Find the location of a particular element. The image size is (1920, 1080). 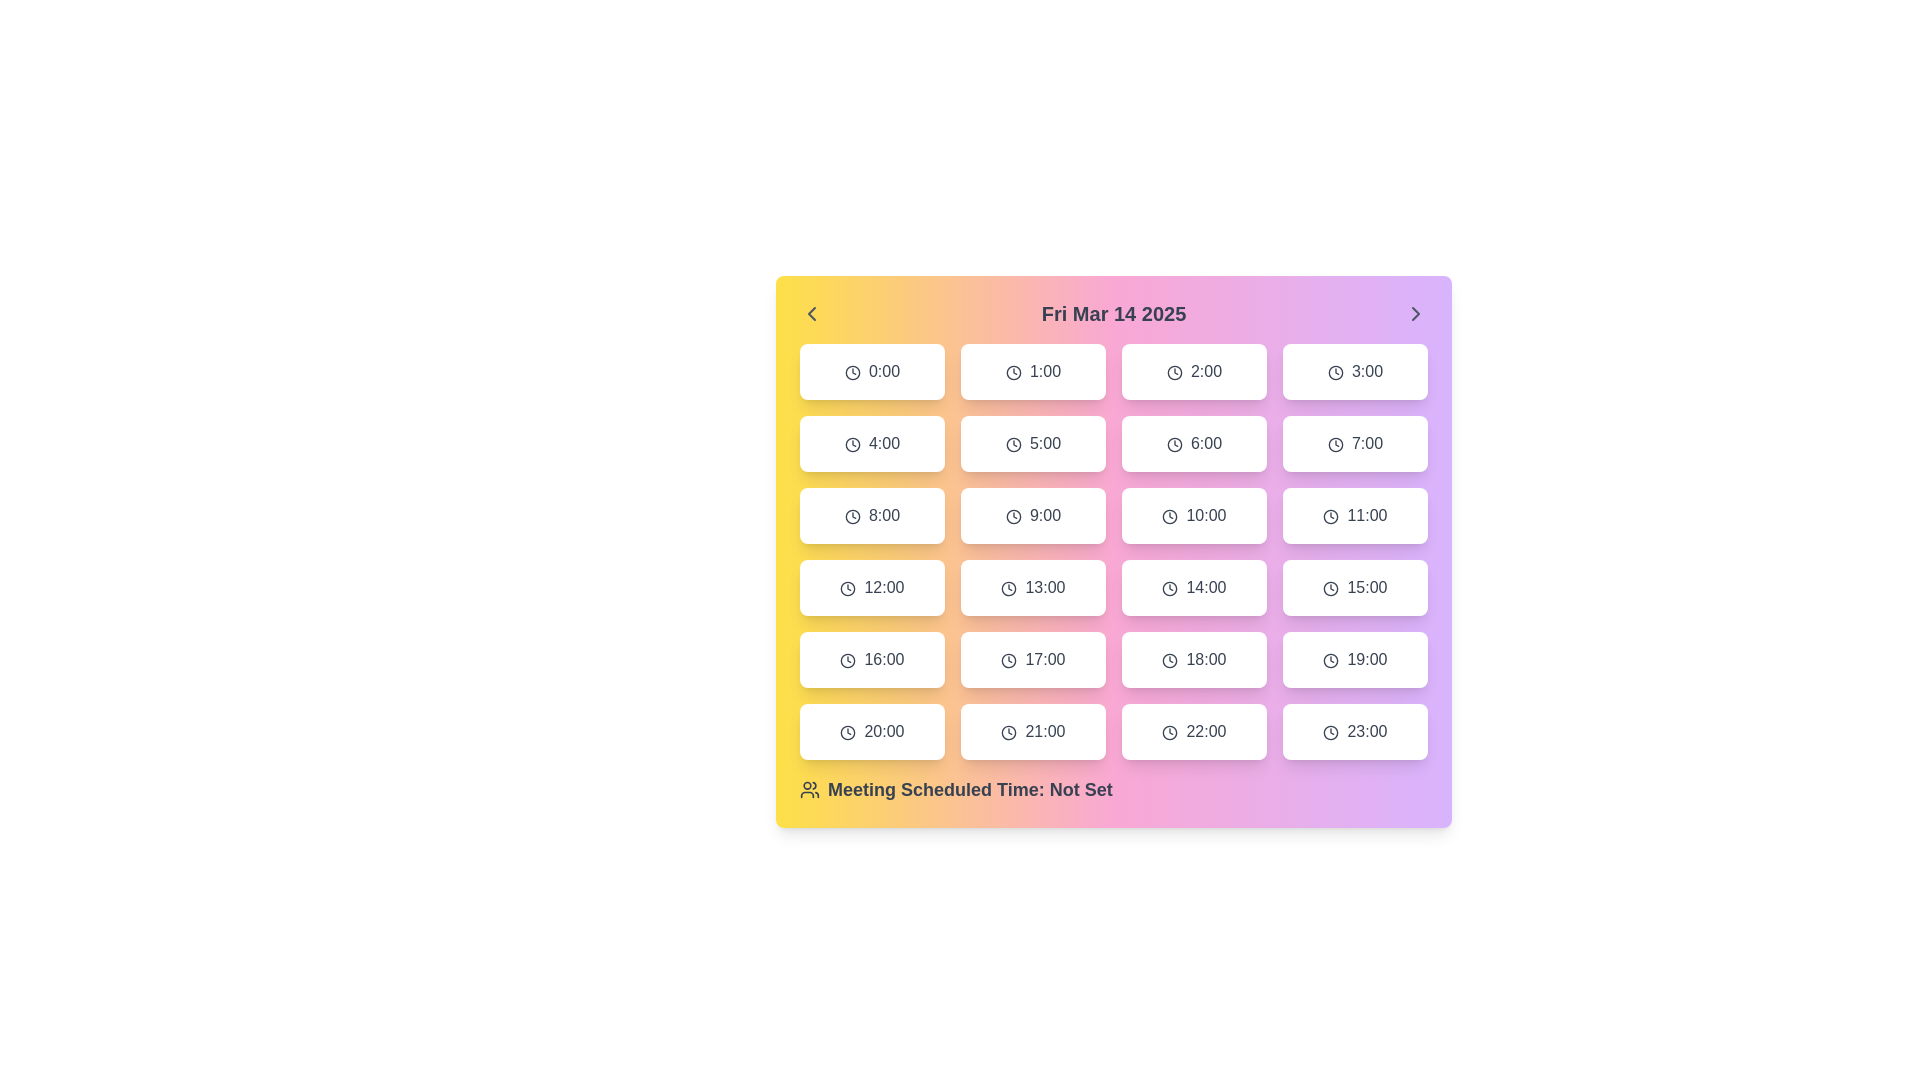

the rectangular button labeled '19:00' with a clock icon, which is located in the fifth column of the fourth row in a 6x4 grid layout to trigger visual feedback is located at coordinates (1355, 659).